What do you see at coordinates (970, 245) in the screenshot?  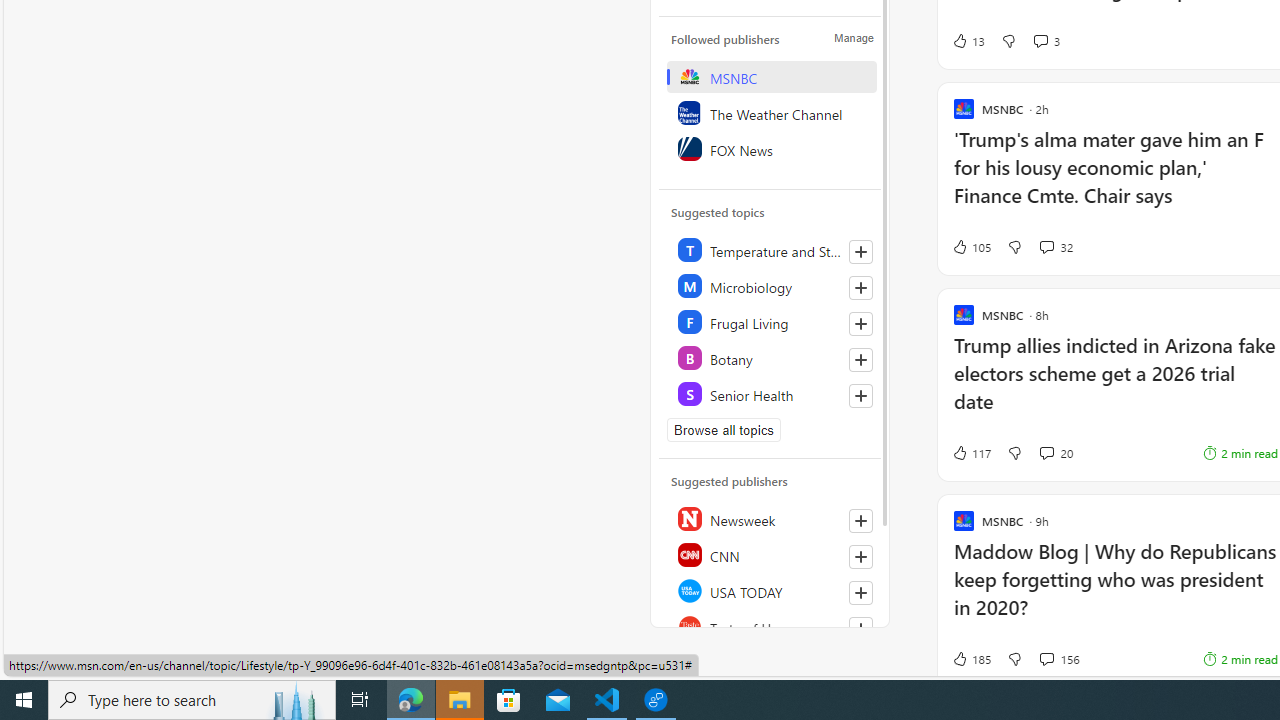 I see `'105 Like'` at bounding box center [970, 245].